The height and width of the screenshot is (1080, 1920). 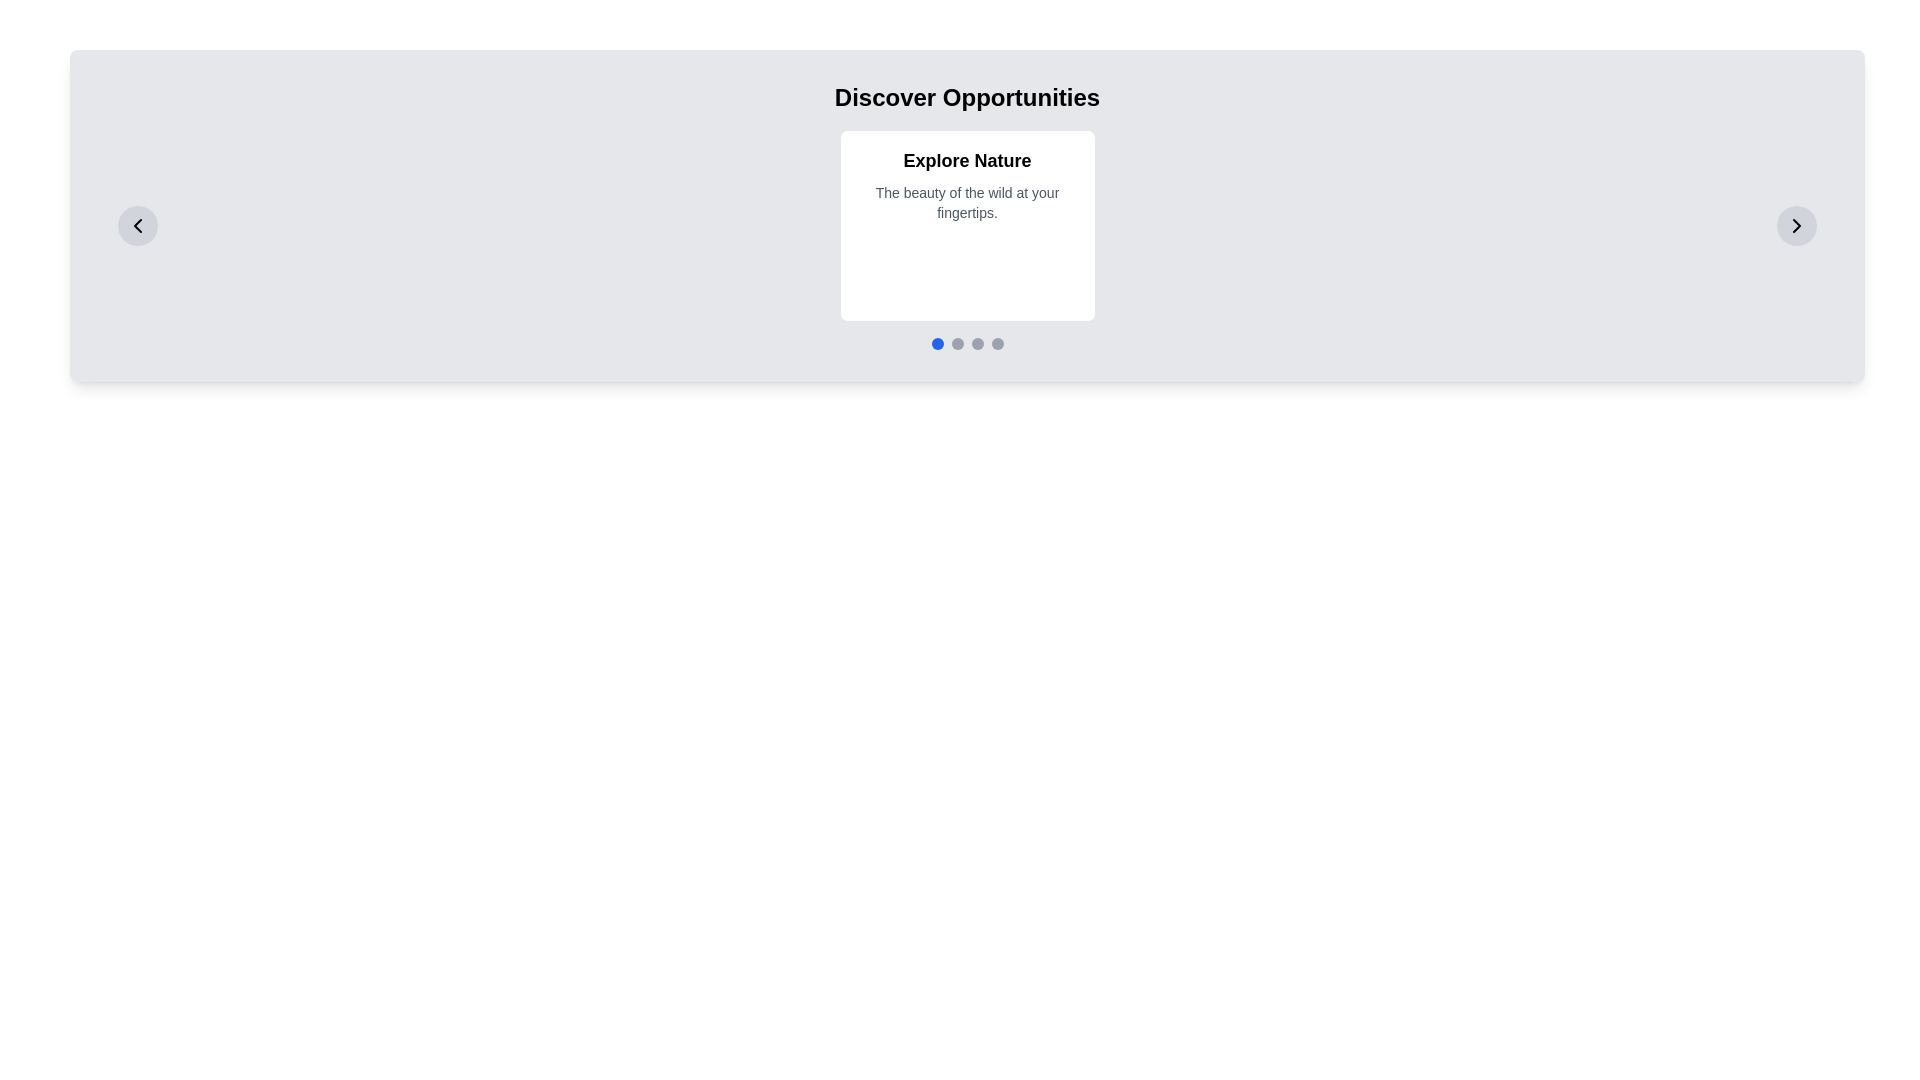 I want to click on the text label displaying 'Explore Nature' which is centrally located within its card component, so click(x=967, y=160).